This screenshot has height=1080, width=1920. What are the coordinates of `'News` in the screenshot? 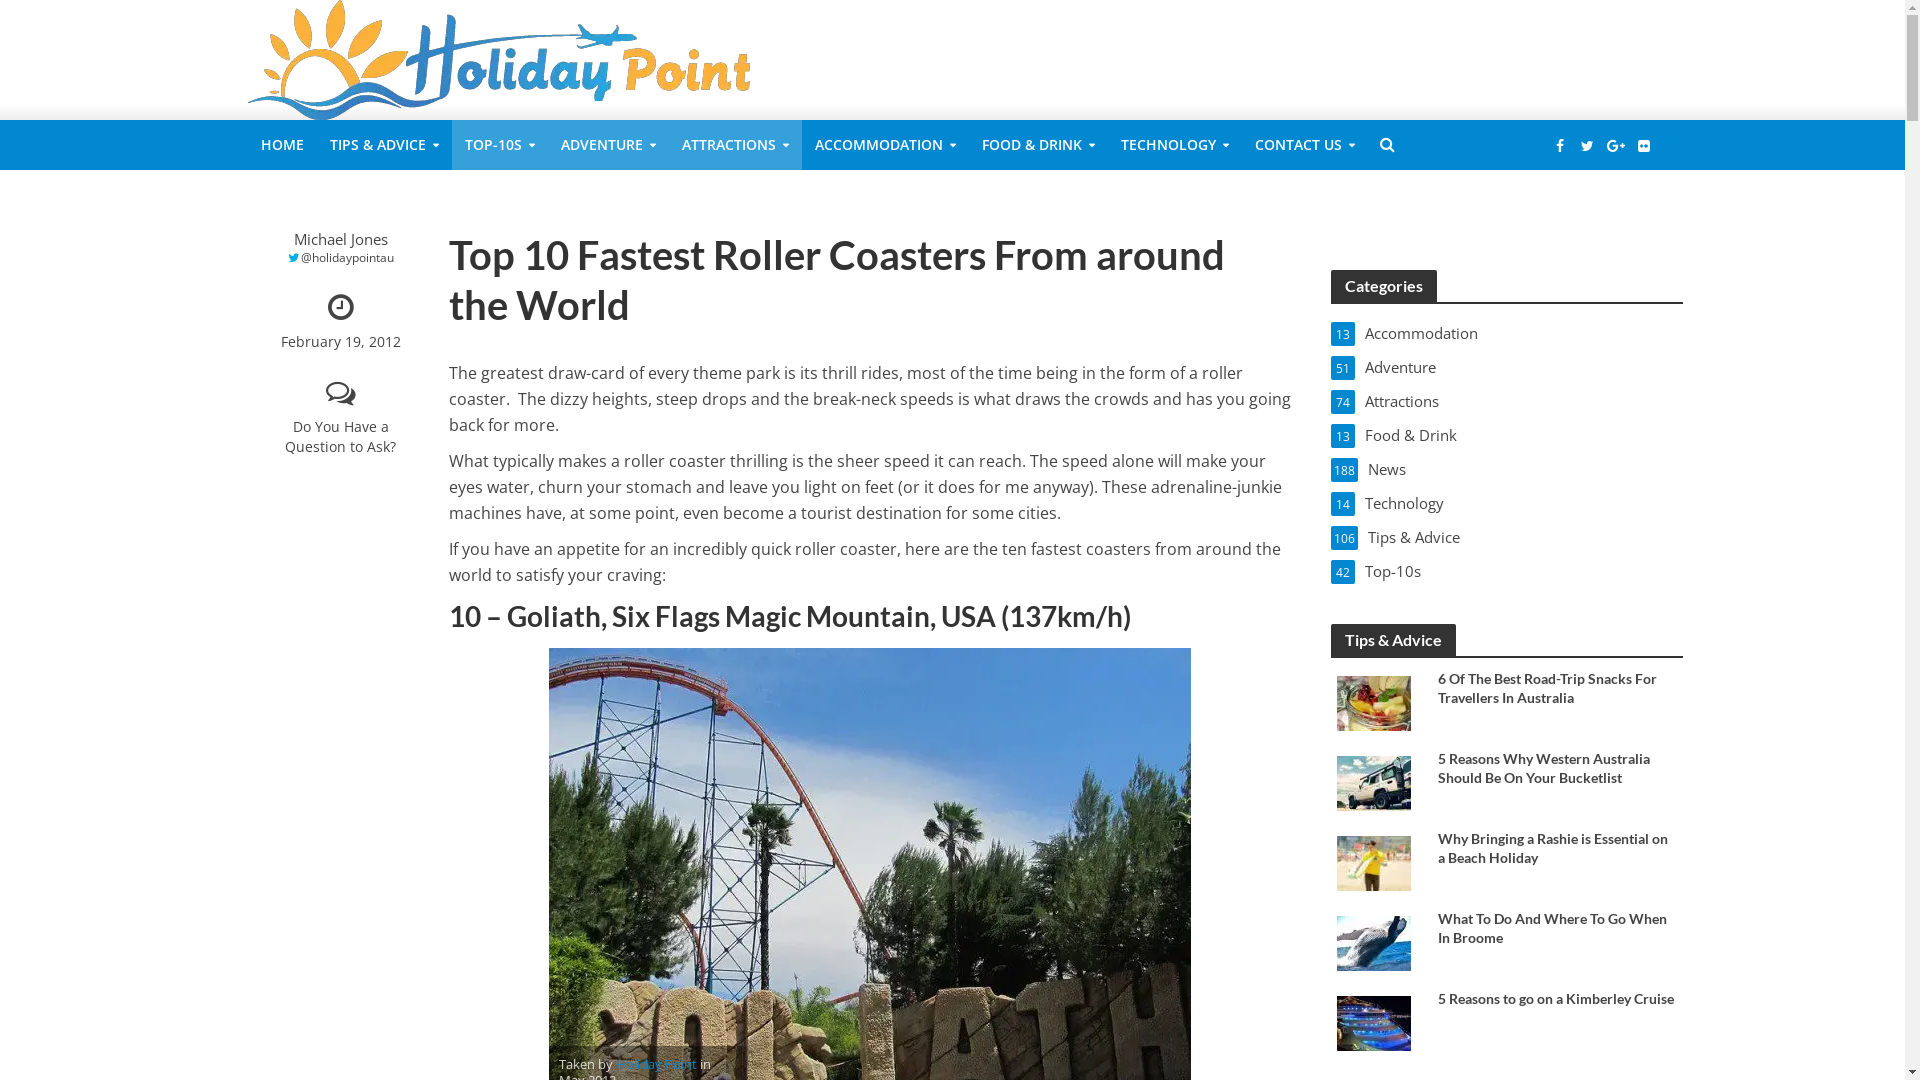 It's located at (1507, 469).